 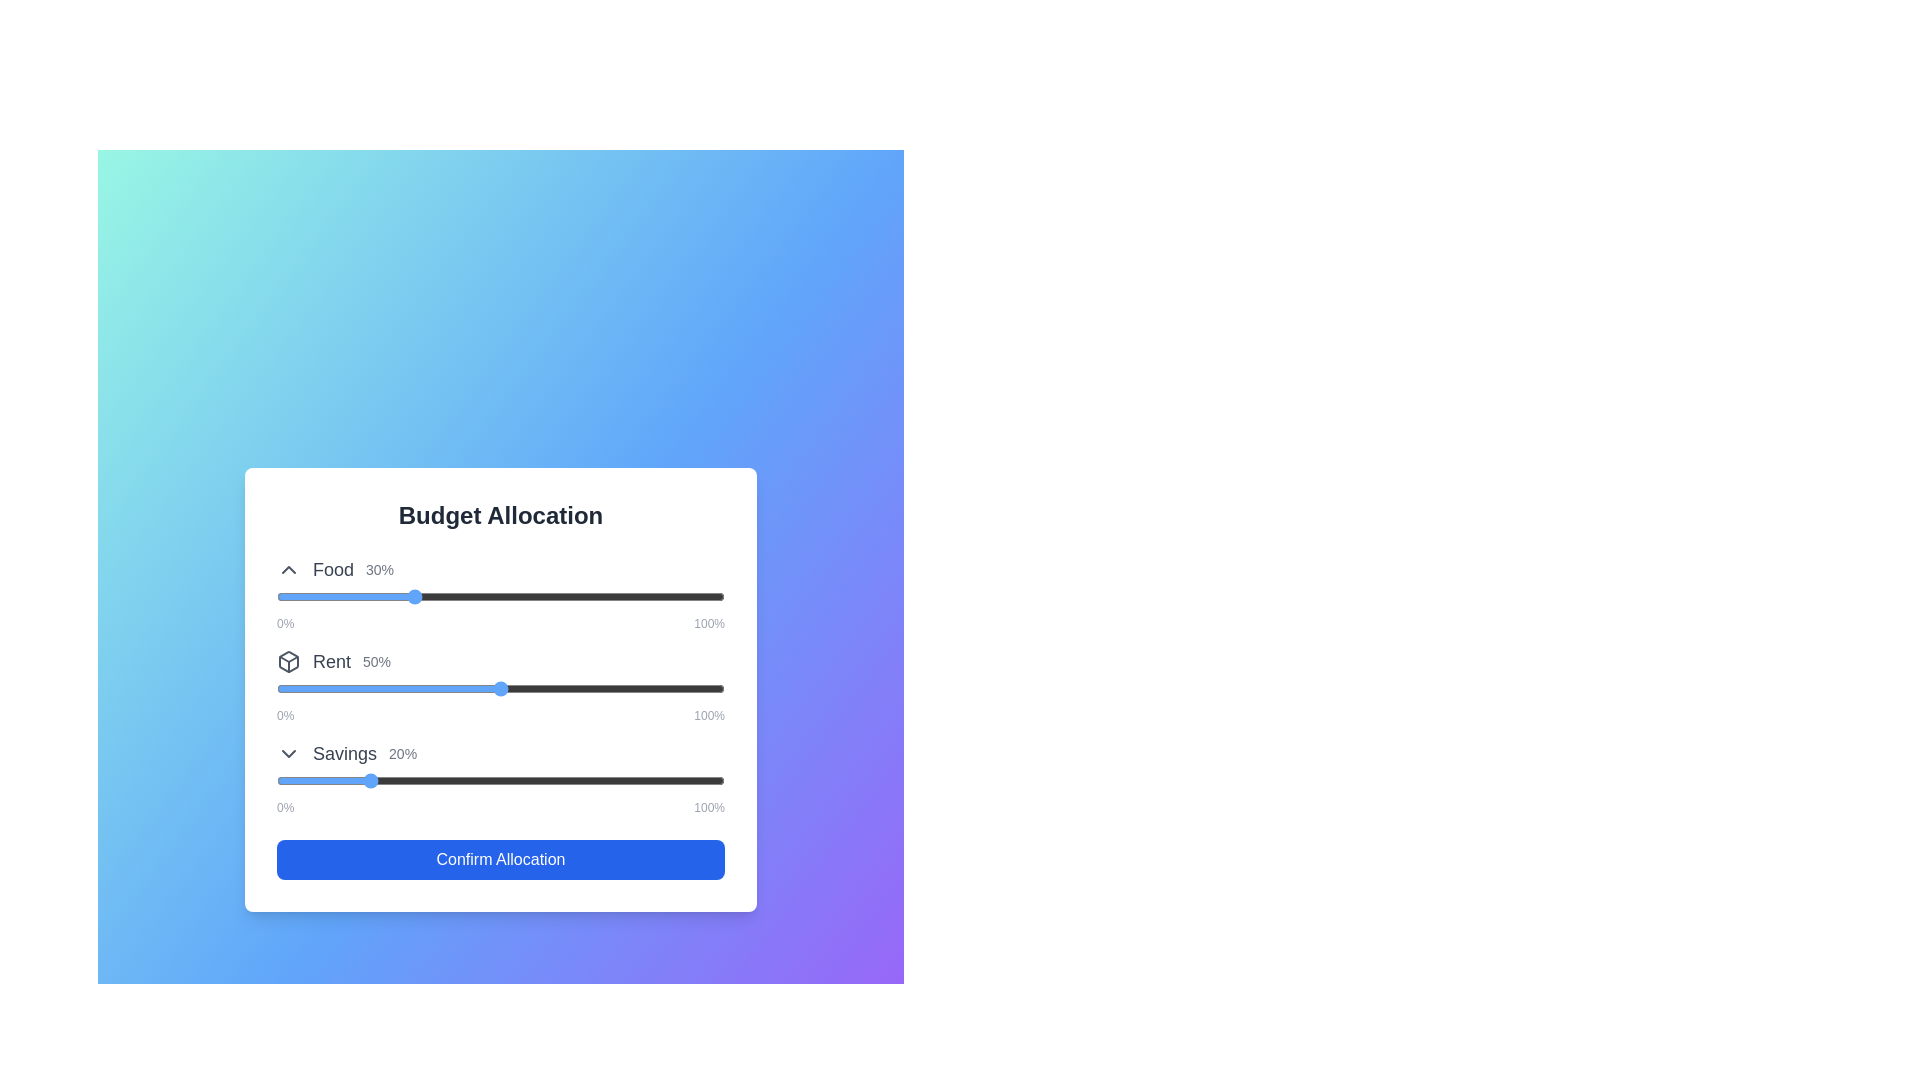 What do you see at coordinates (287, 662) in the screenshot?
I see `the icon representing the Rent category` at bounding box center [287, 662].